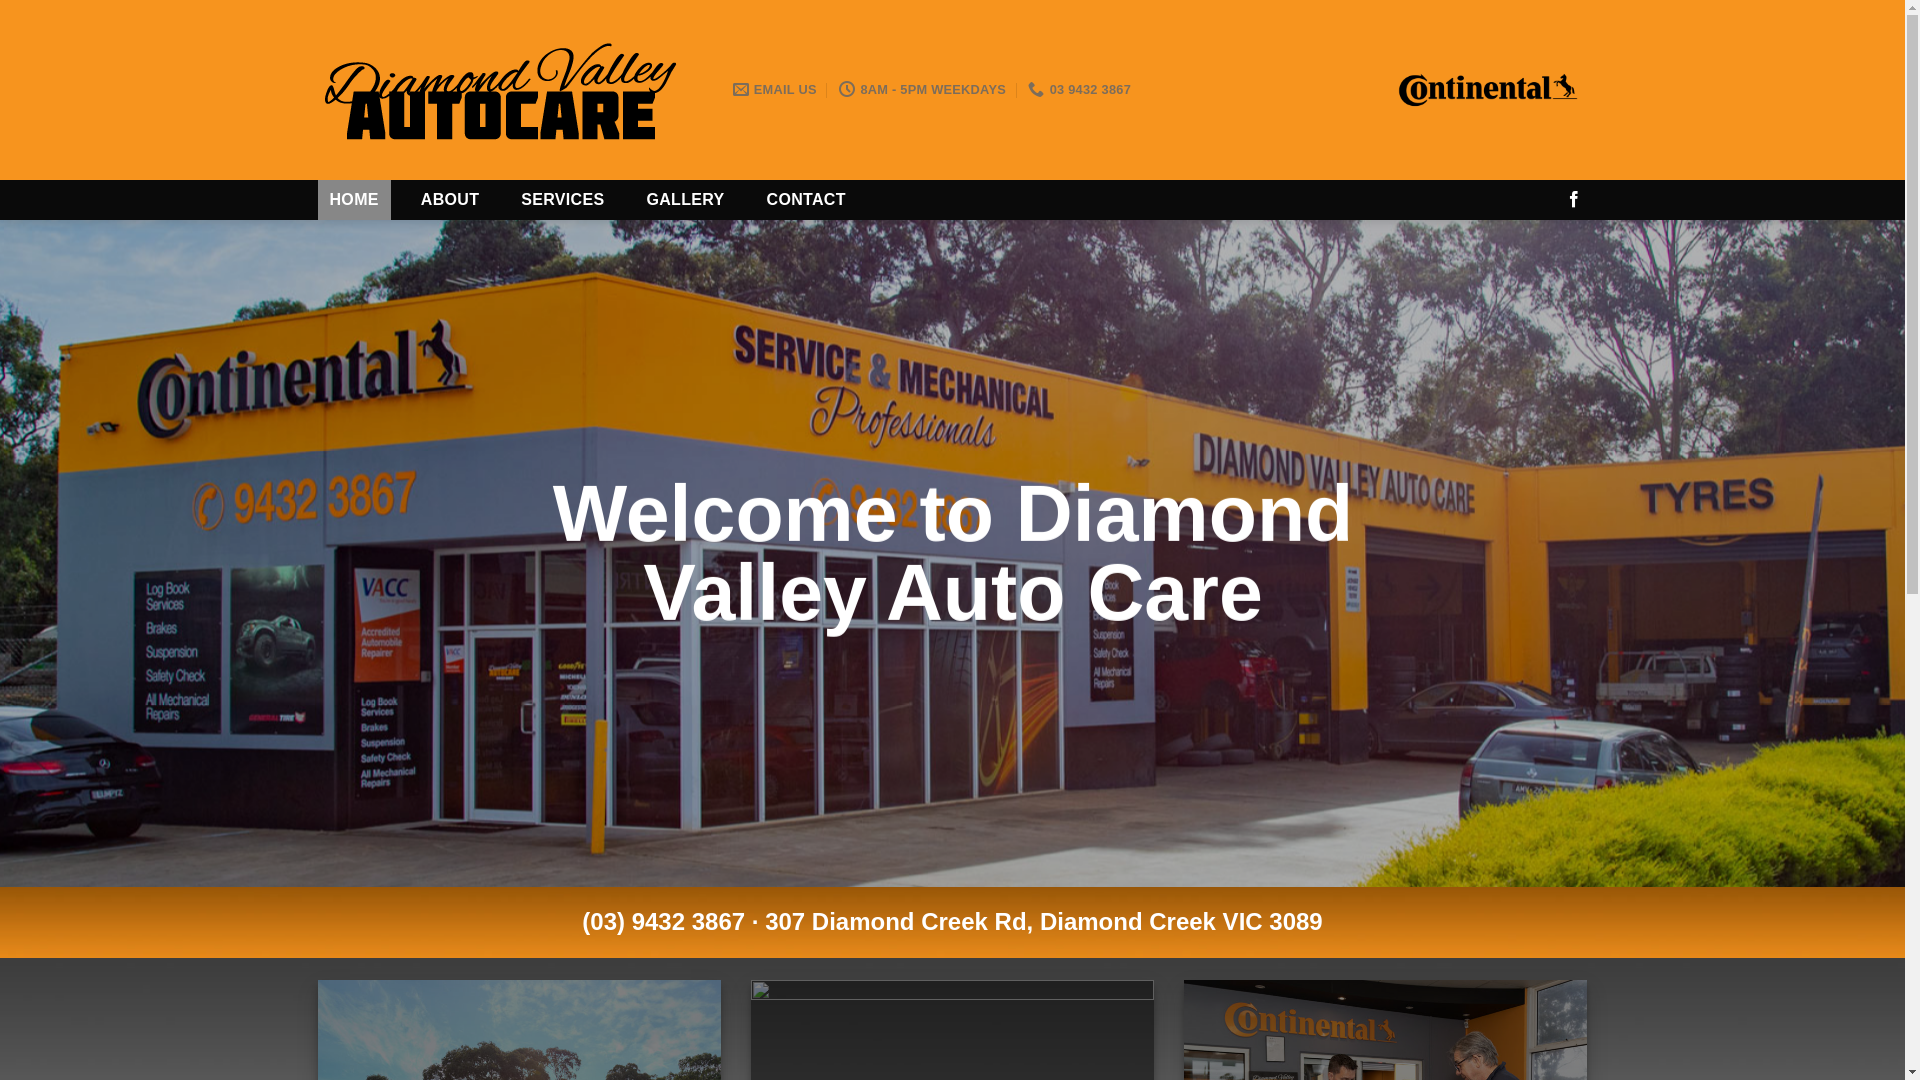 The image size is (1920, 1080). What do you see at coordinates (354, 200) in the screenshot?
I see `'HOME'` at bounding box center [354, 200].